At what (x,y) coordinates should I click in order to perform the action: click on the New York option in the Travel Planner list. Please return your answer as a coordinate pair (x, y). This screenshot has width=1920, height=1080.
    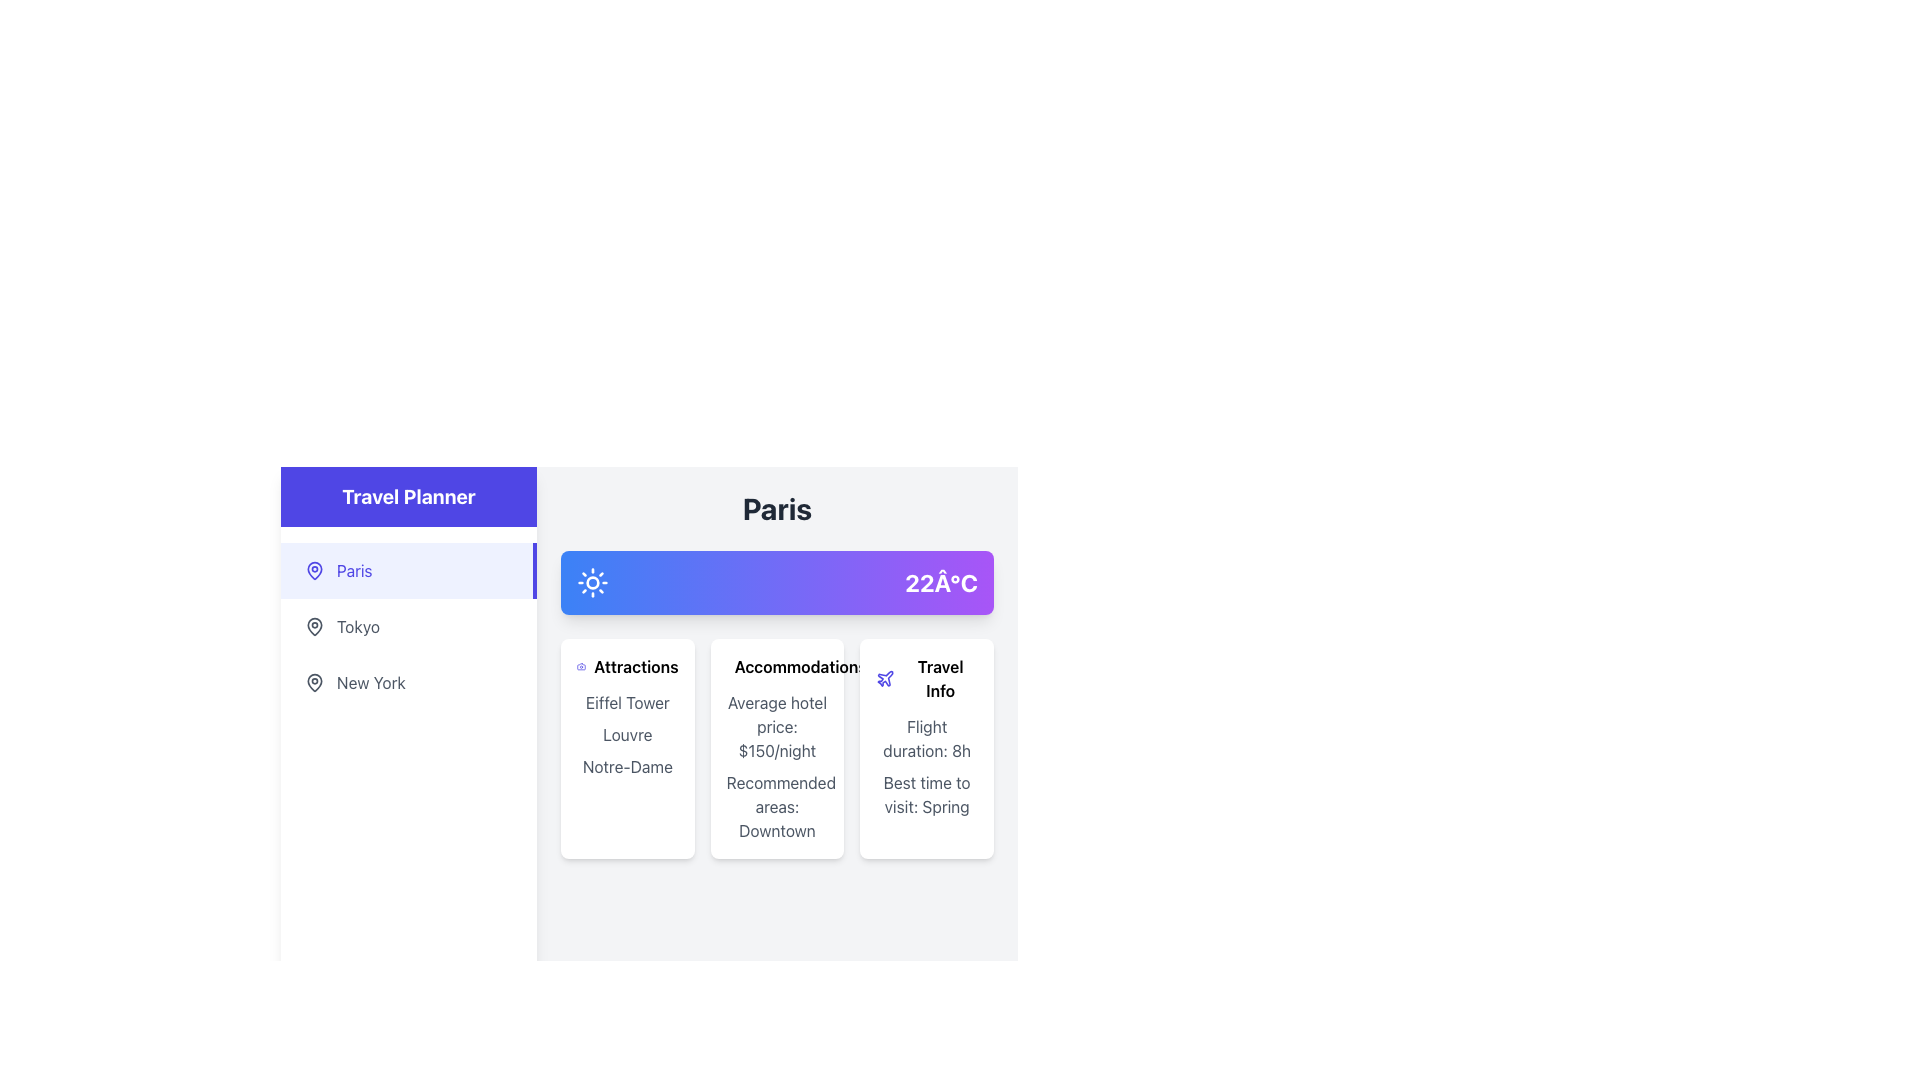
    Looking at the image, I should click on (407, 681).